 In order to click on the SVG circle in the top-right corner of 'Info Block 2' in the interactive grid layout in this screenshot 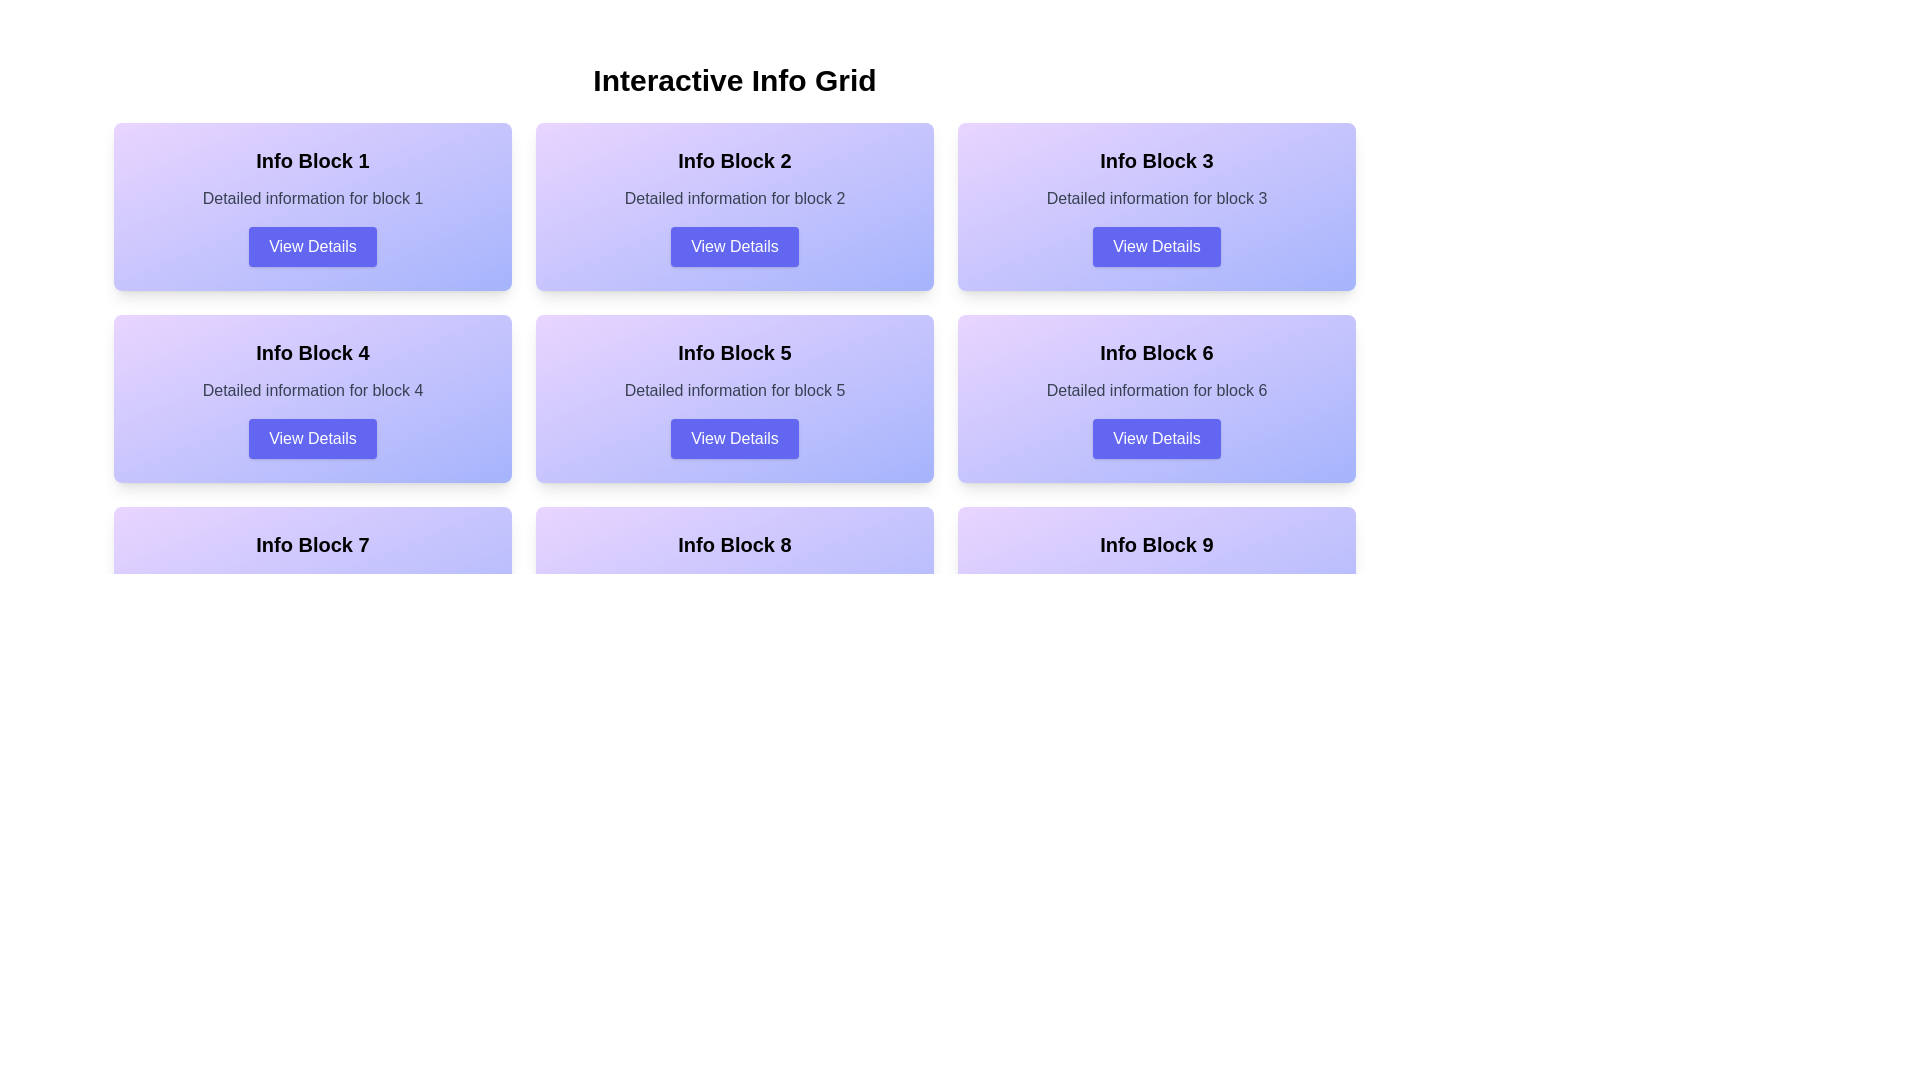, I will do `click(915, 140)`.